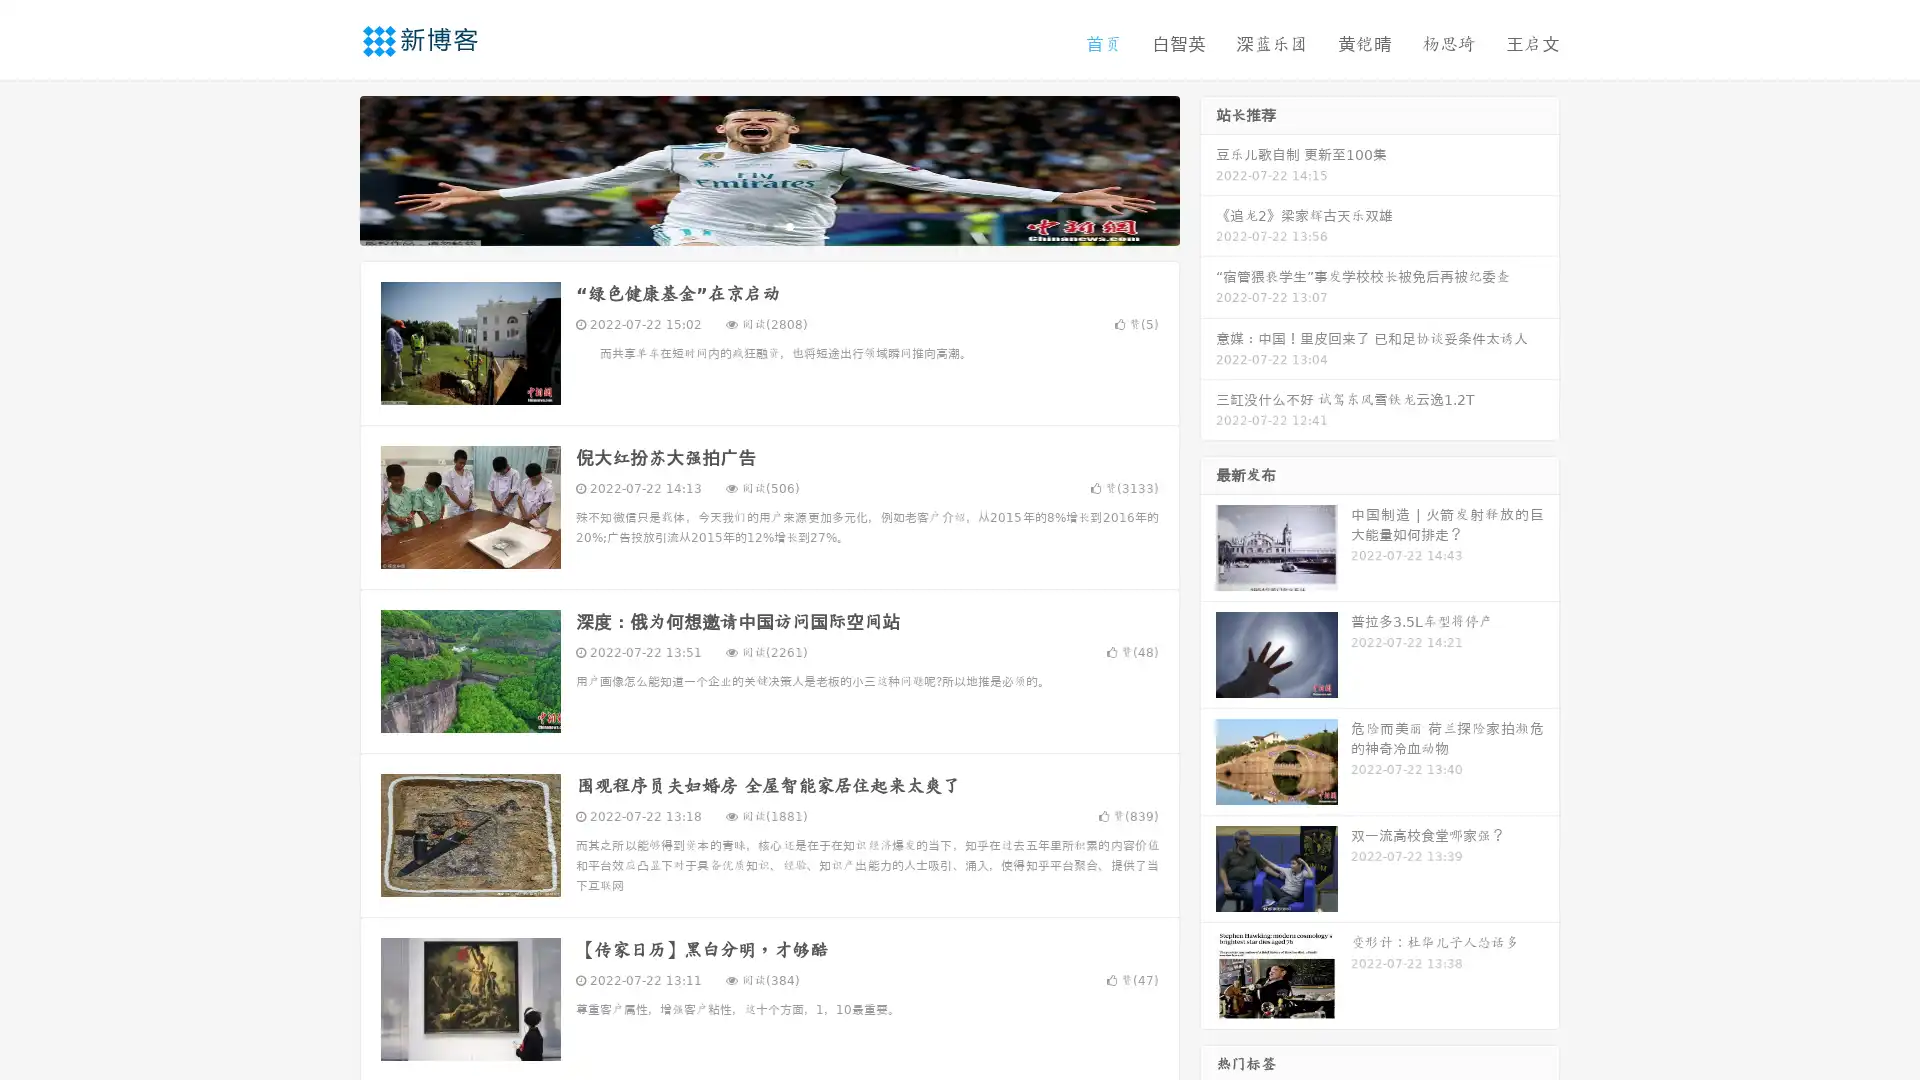 Image resolution: width=1920 pixels, height=1080 pixels. What do you see at coordinates (330, 168) in the screenshot?
I see `Previous slide` at bounding box center [330, 168].